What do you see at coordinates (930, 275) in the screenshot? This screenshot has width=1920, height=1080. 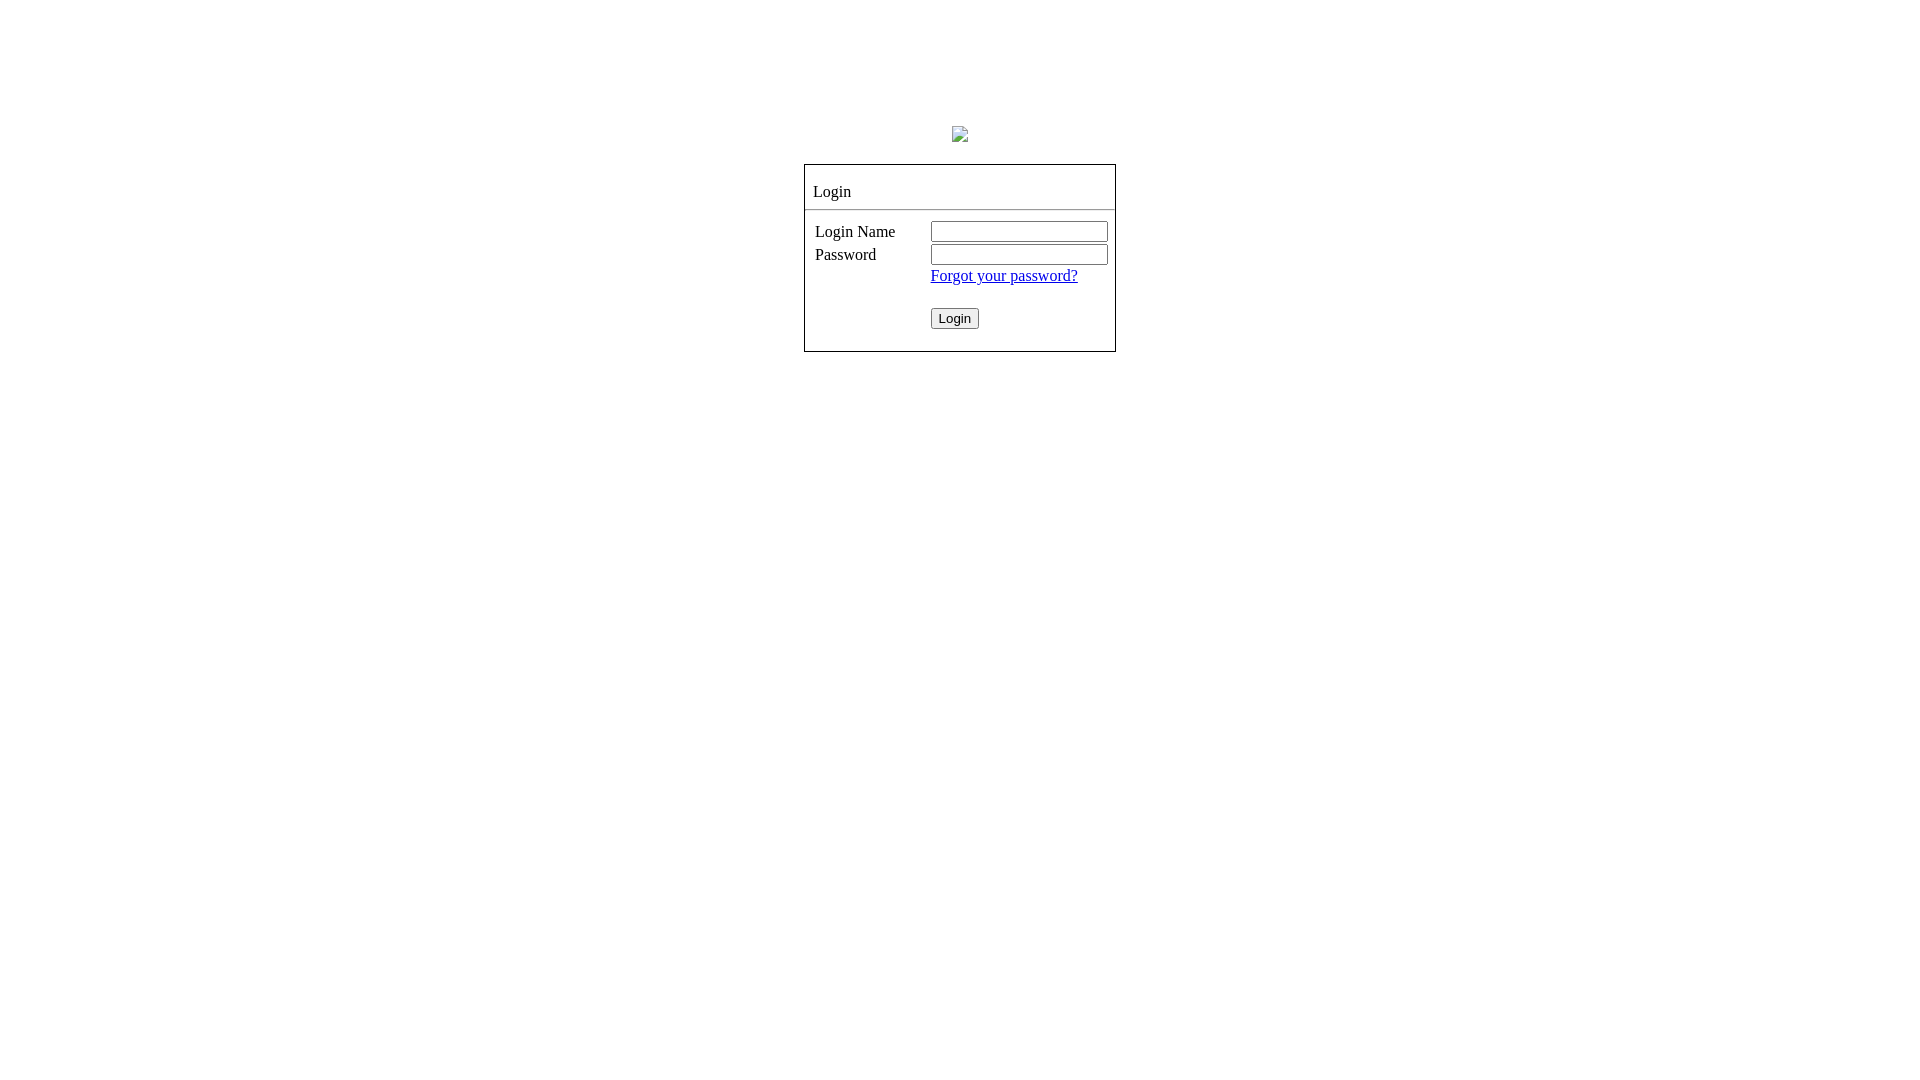 I see `'Forgot your password?'` at bounding box center [930, 275].